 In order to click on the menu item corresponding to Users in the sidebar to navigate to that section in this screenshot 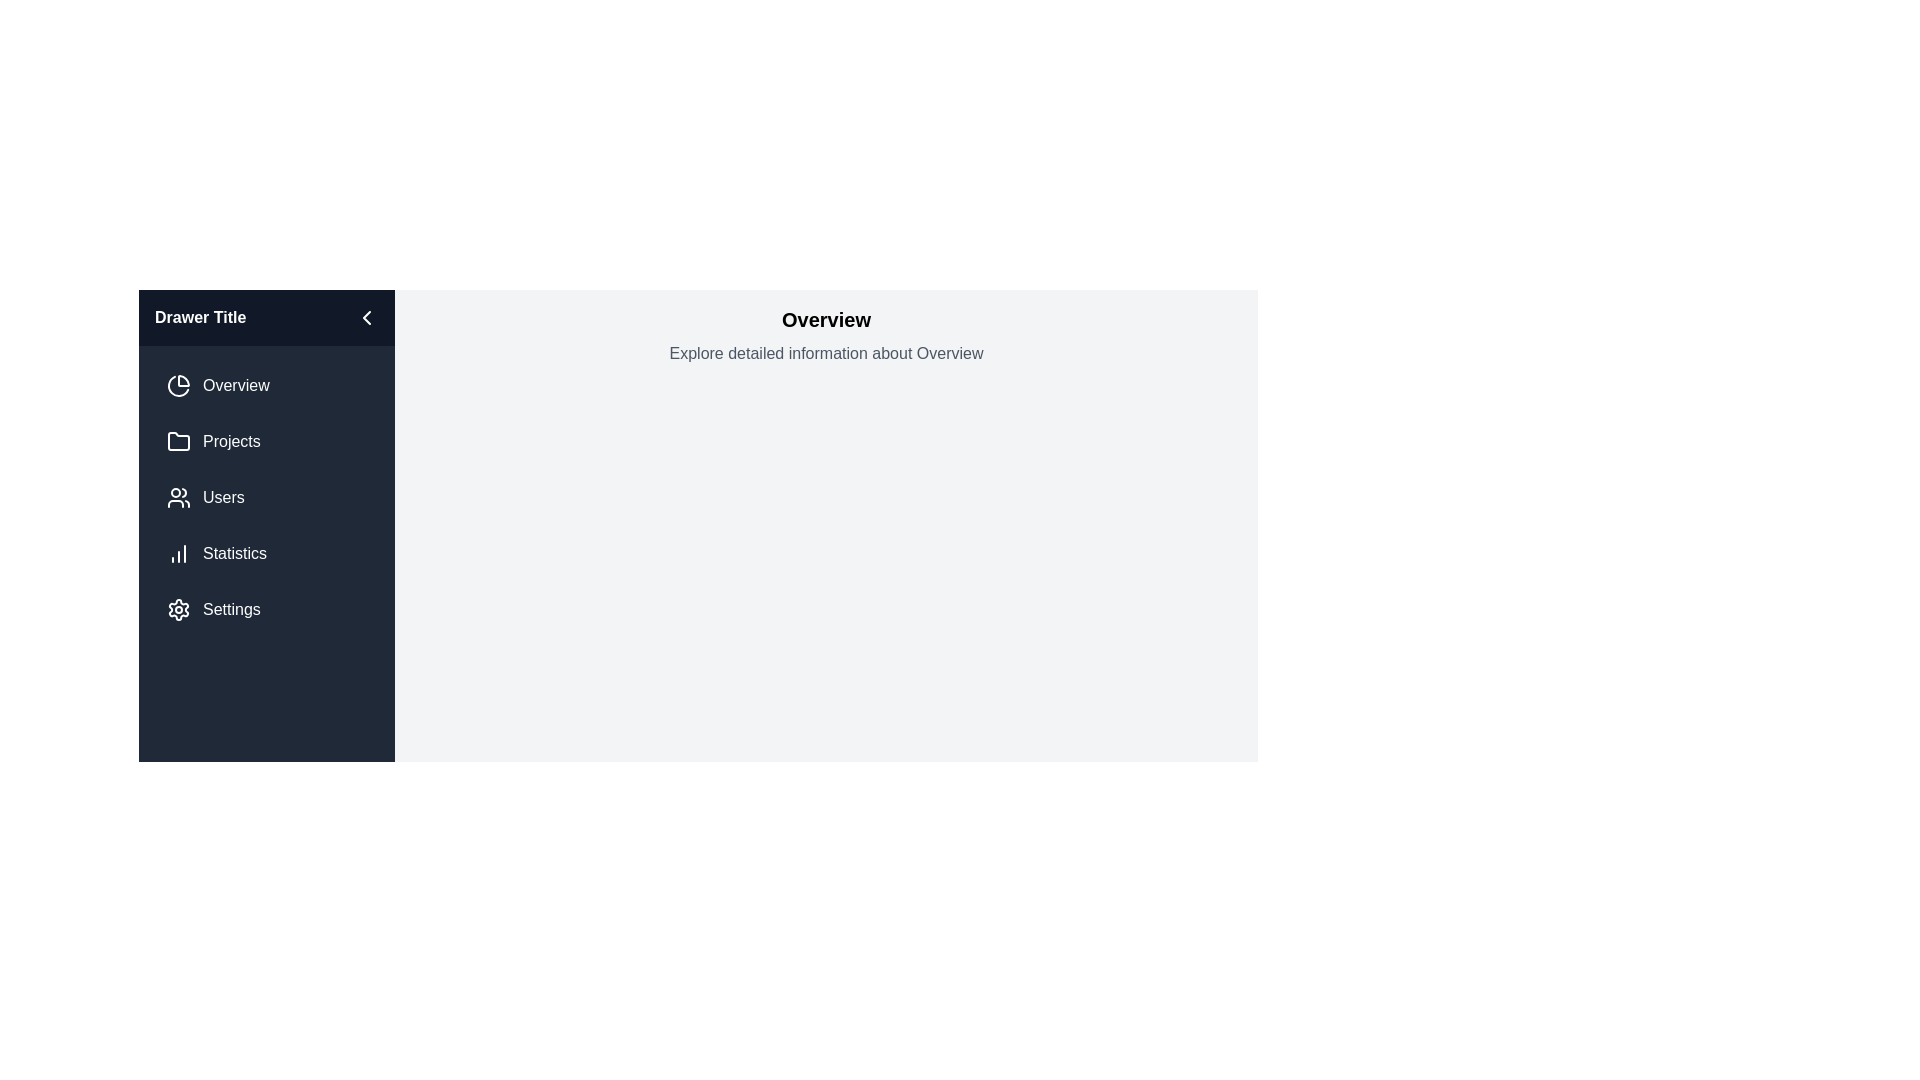, I will do `click(266, 496)`.